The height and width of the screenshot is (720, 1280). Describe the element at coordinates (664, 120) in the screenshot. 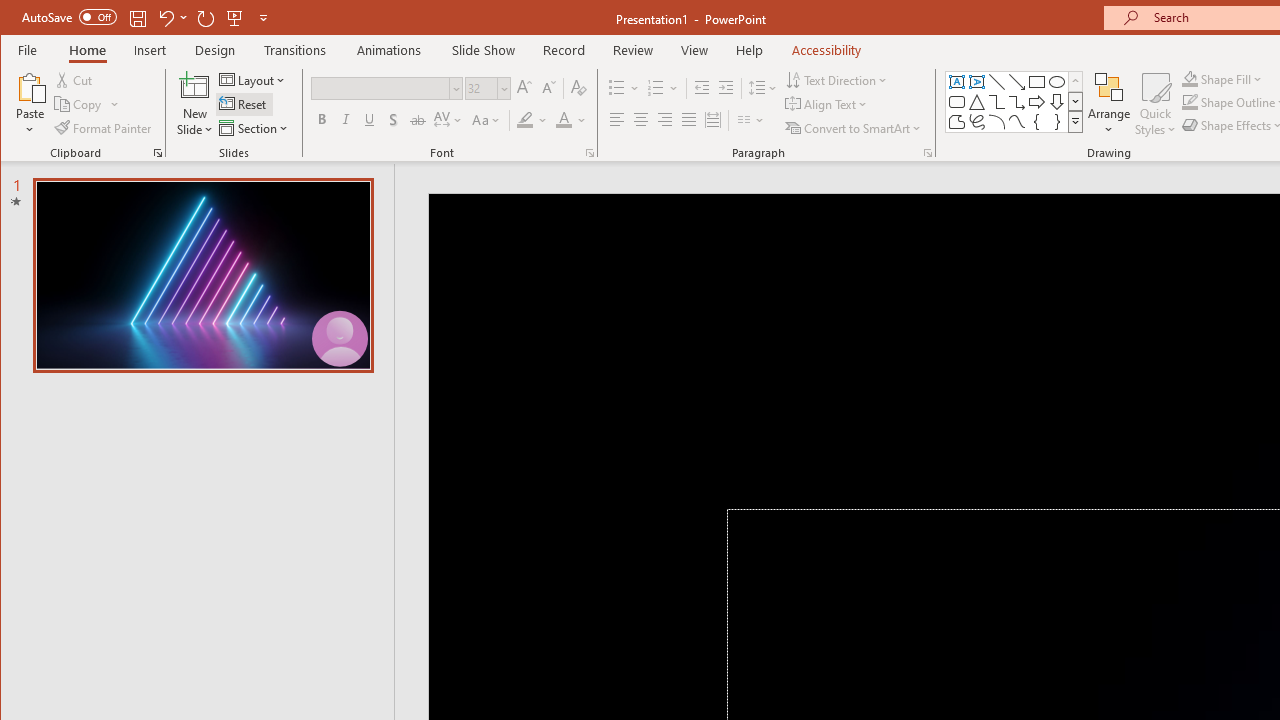

I see `'Align Right'` at that location.